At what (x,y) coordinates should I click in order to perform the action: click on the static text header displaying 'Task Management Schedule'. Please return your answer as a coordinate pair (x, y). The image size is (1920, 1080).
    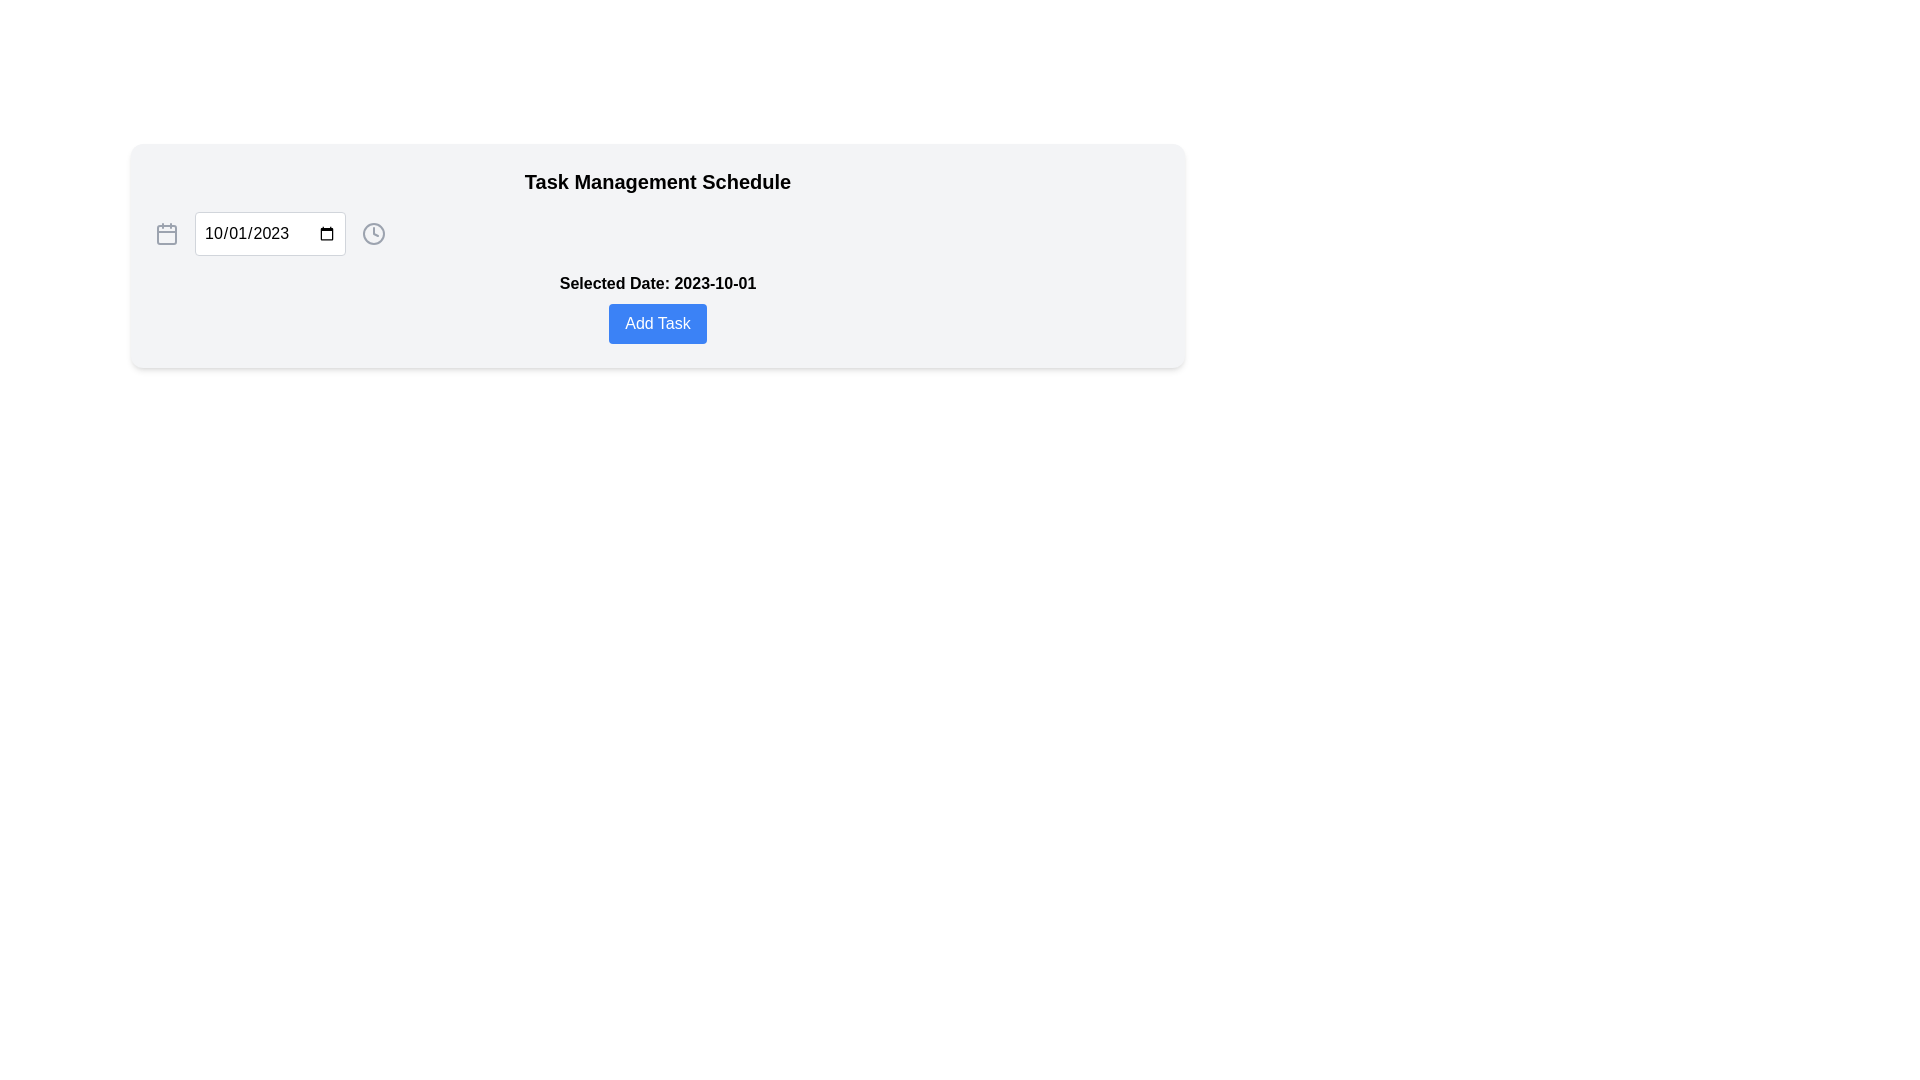
    Looking at the image, I should click on (657, 181).